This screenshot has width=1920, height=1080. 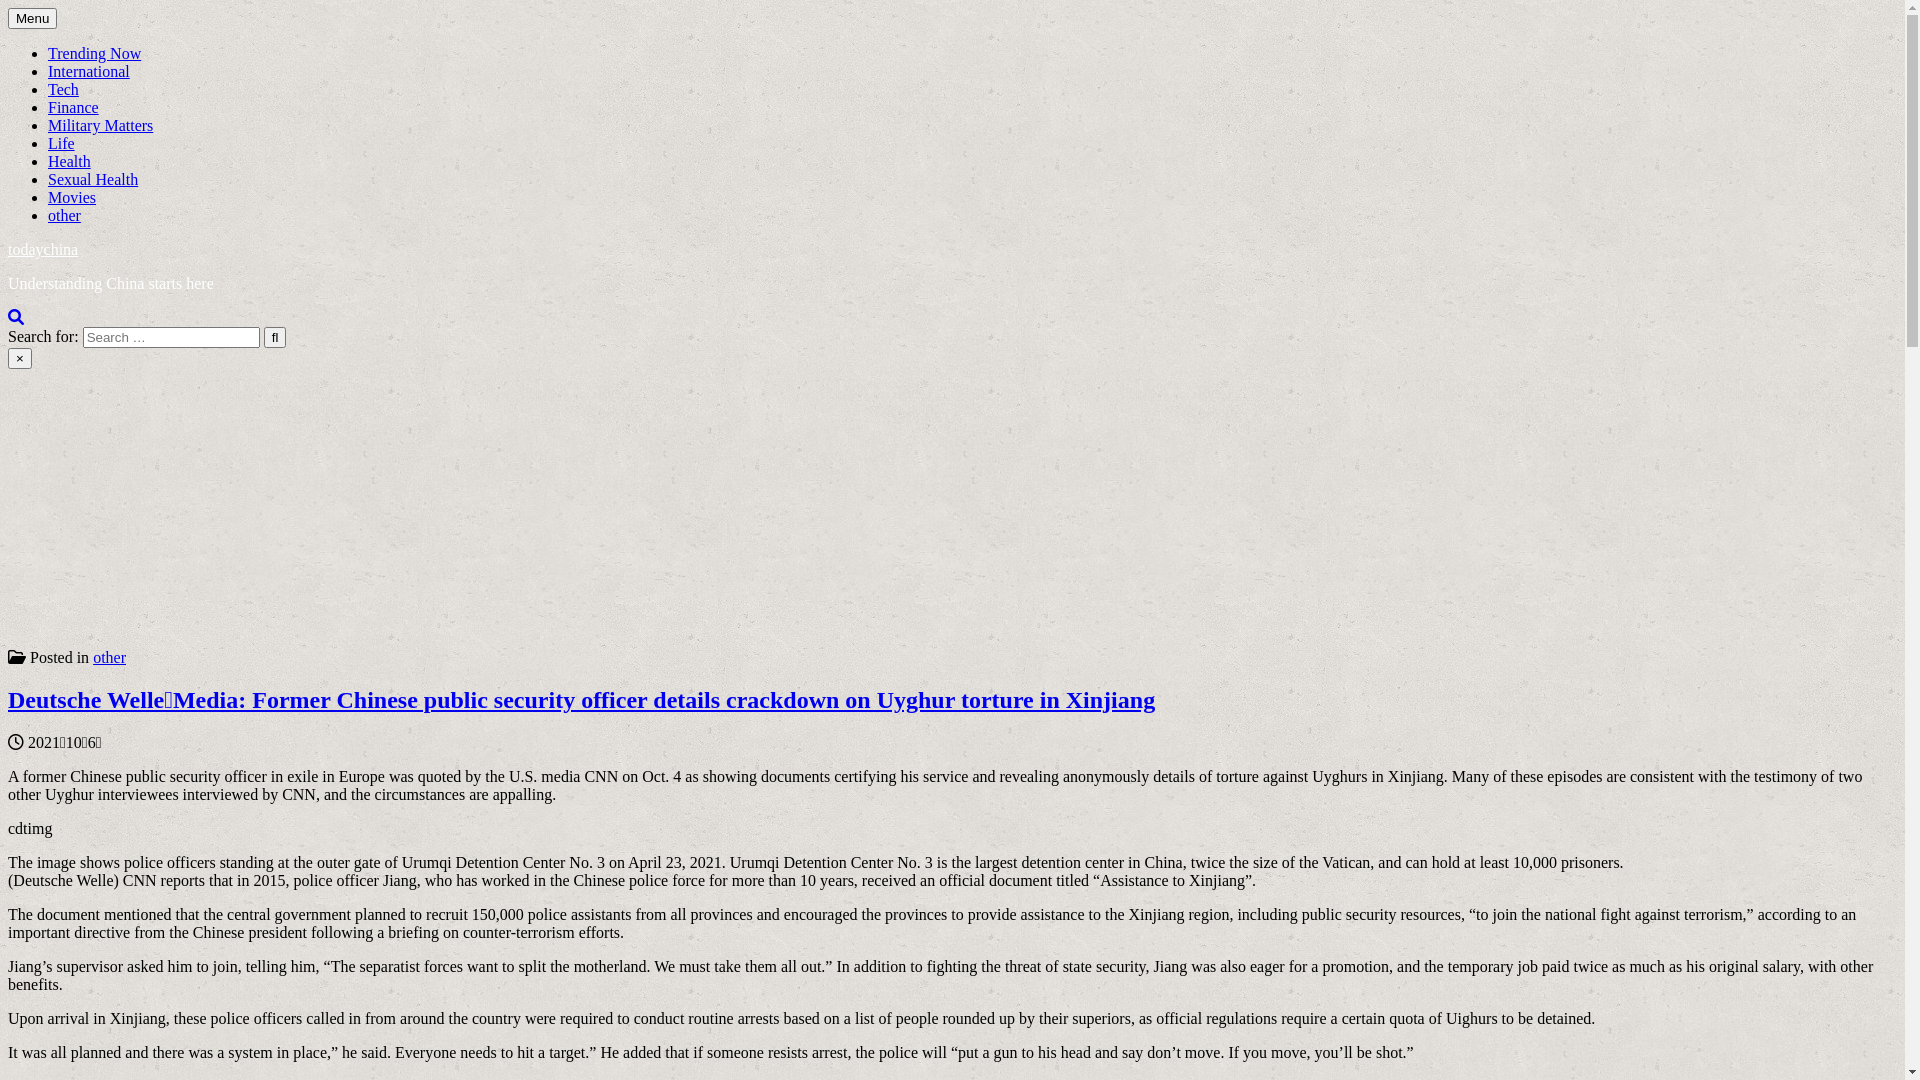 What do you see at coordinates (15, 315) in the screenshot?
I see `'Search'` at bounding box center [15, 315].